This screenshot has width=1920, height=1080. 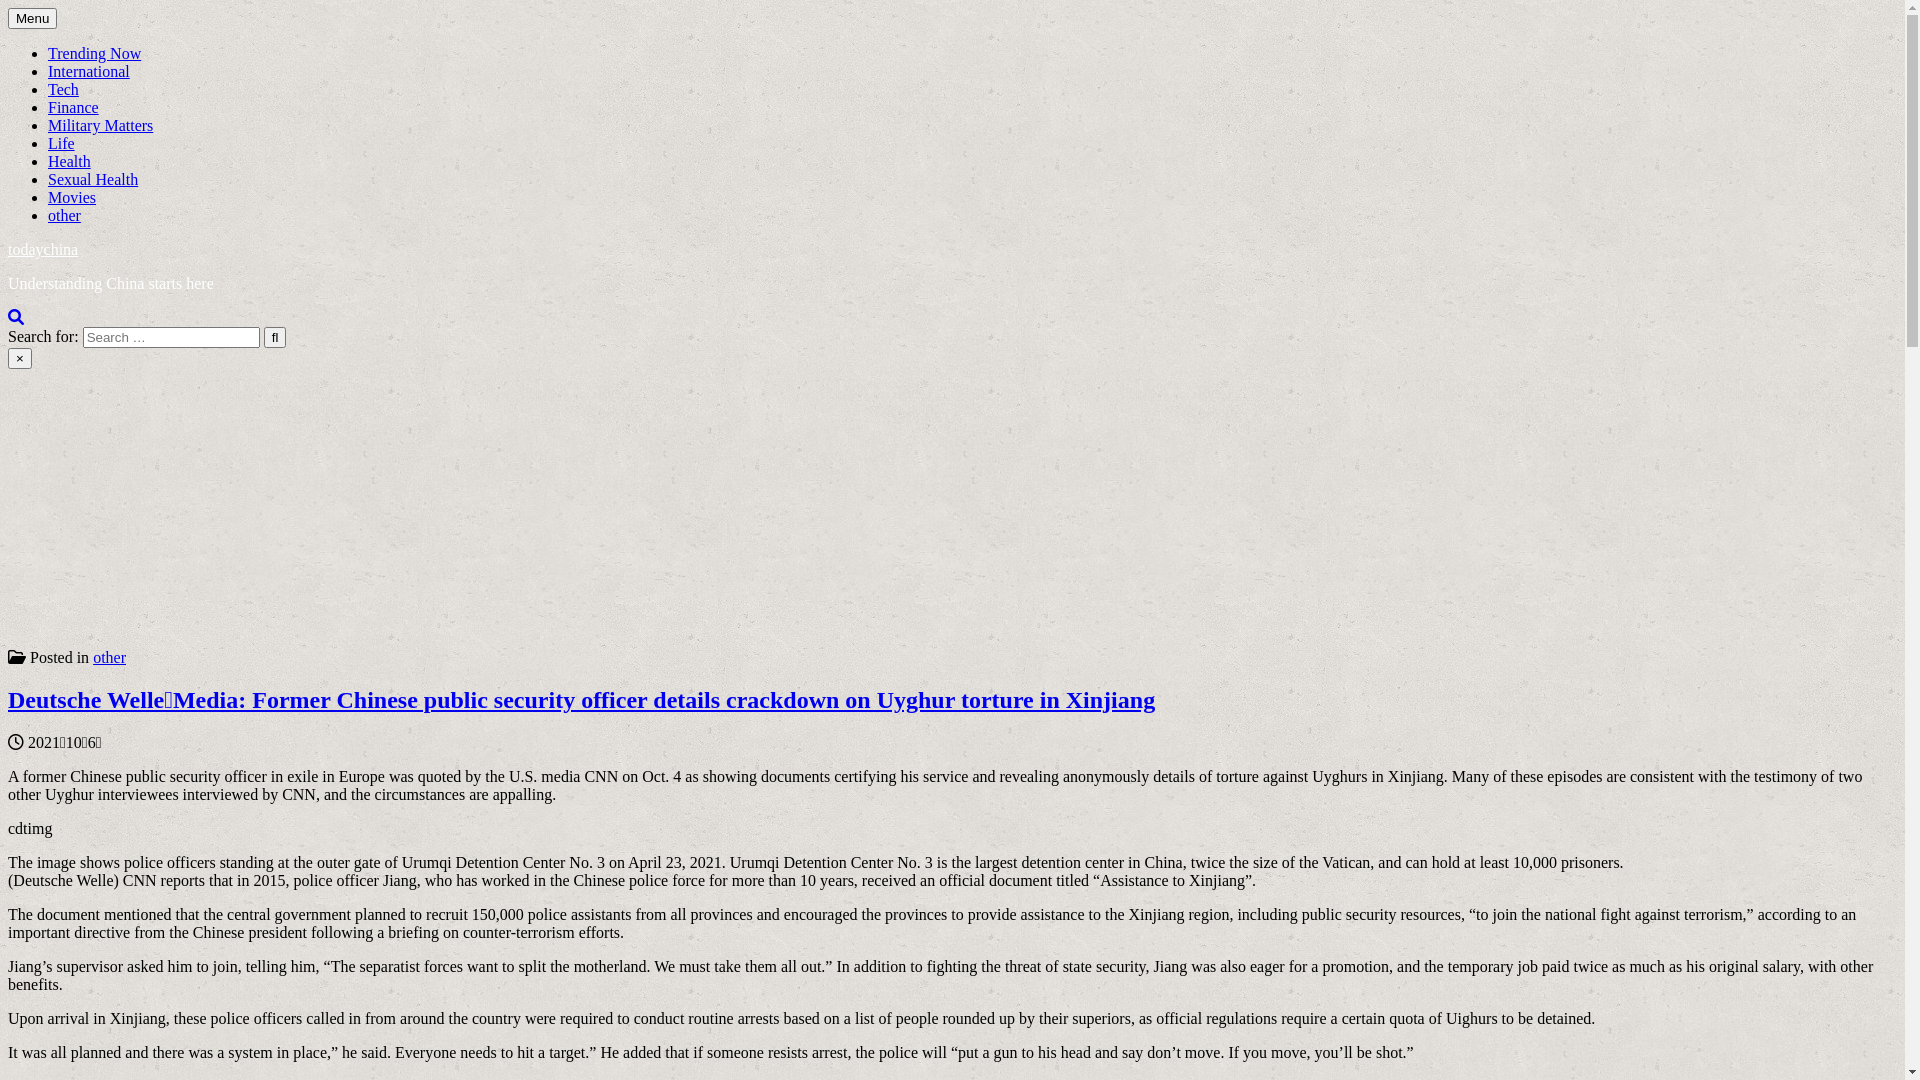 What do you see at coordinates (15, 315) in the screenshot?
I see `'Search'` at bounding box center [15, 315].